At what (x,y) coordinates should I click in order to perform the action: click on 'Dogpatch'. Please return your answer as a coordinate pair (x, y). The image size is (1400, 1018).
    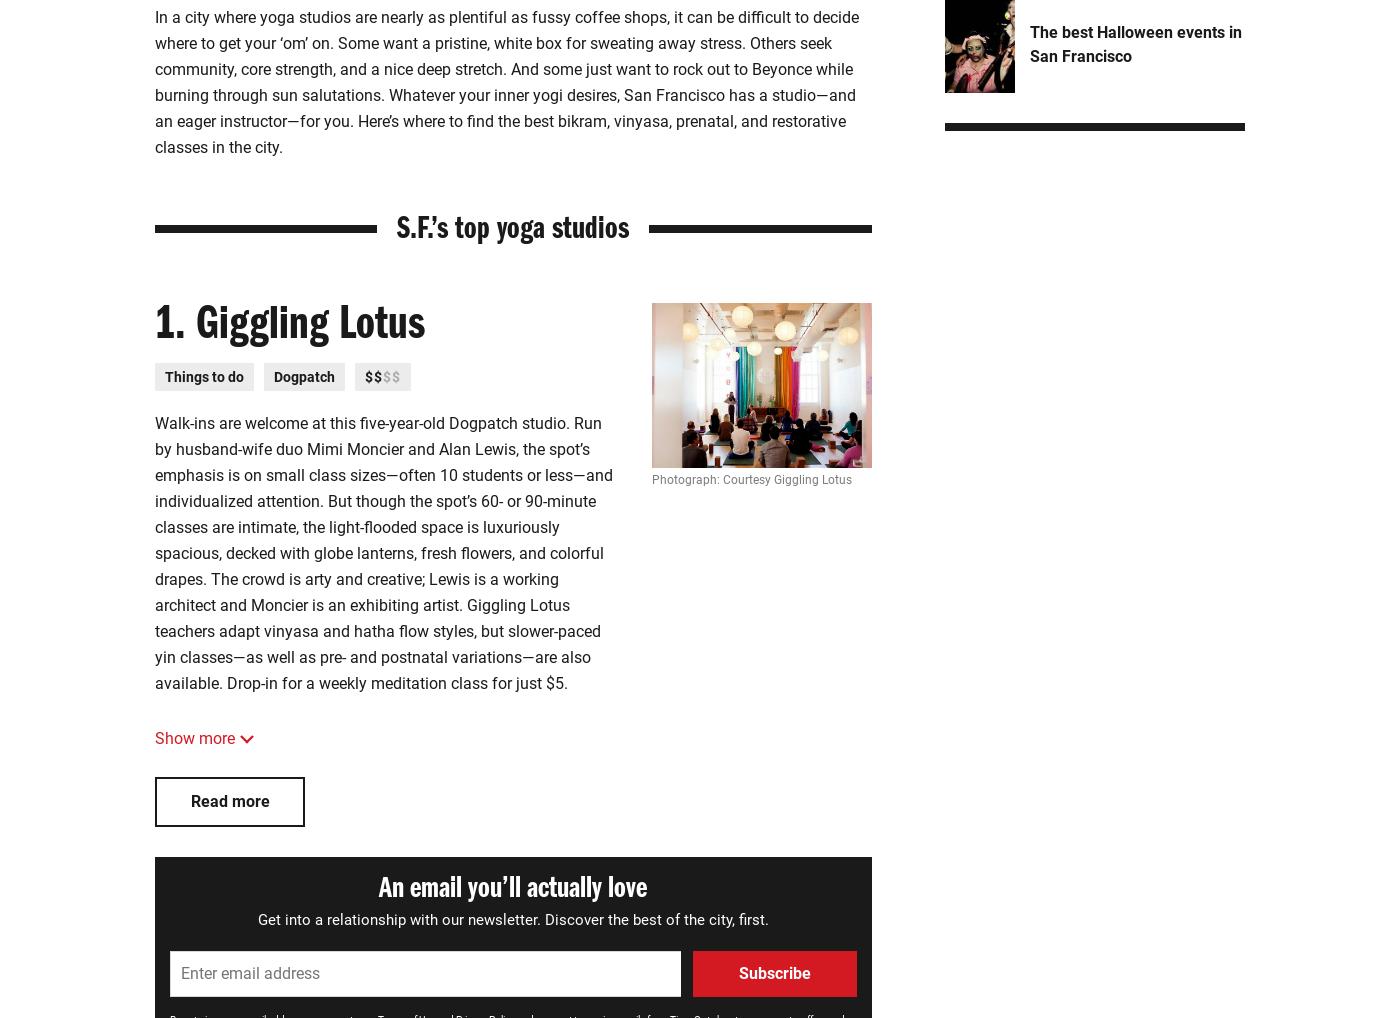
    Looking at the image, I should click on (304, 376).